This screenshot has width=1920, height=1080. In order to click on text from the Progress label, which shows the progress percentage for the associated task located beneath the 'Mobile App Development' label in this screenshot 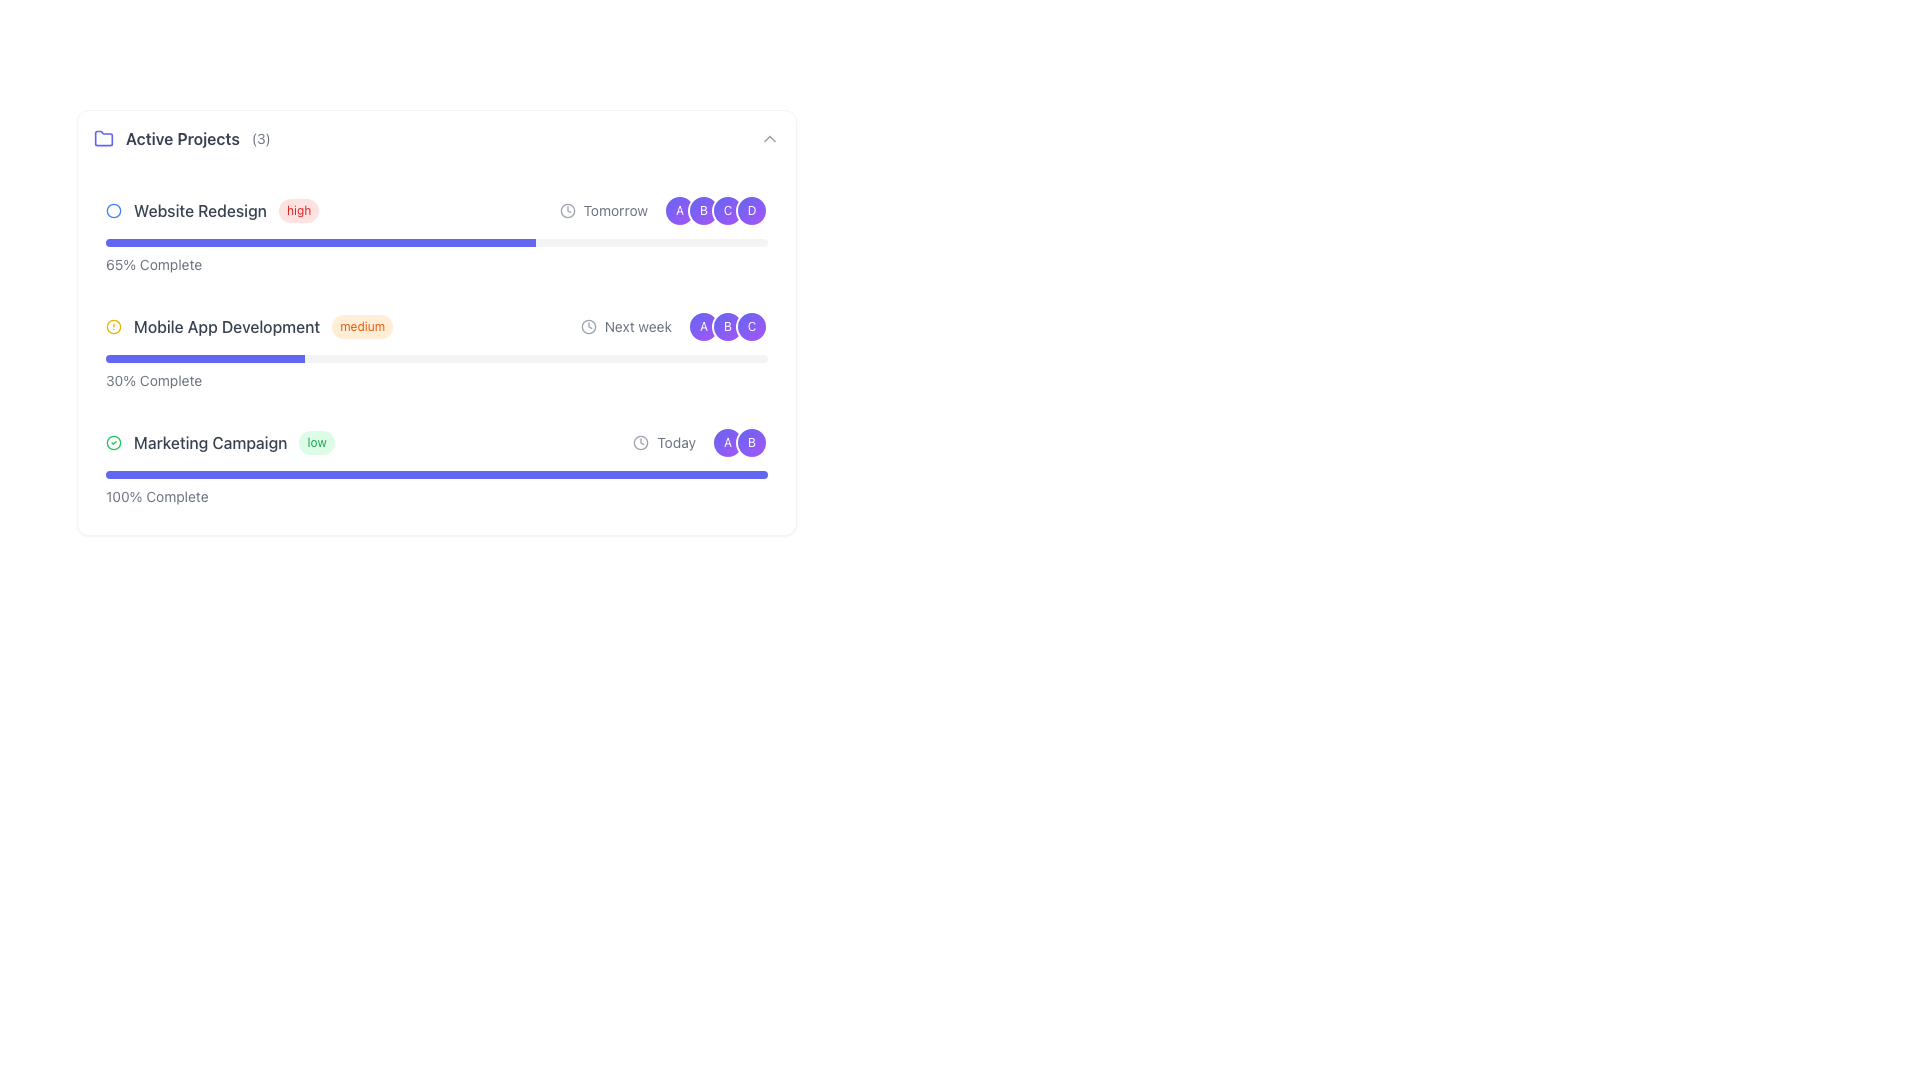, I will do `click(153, 381)`.